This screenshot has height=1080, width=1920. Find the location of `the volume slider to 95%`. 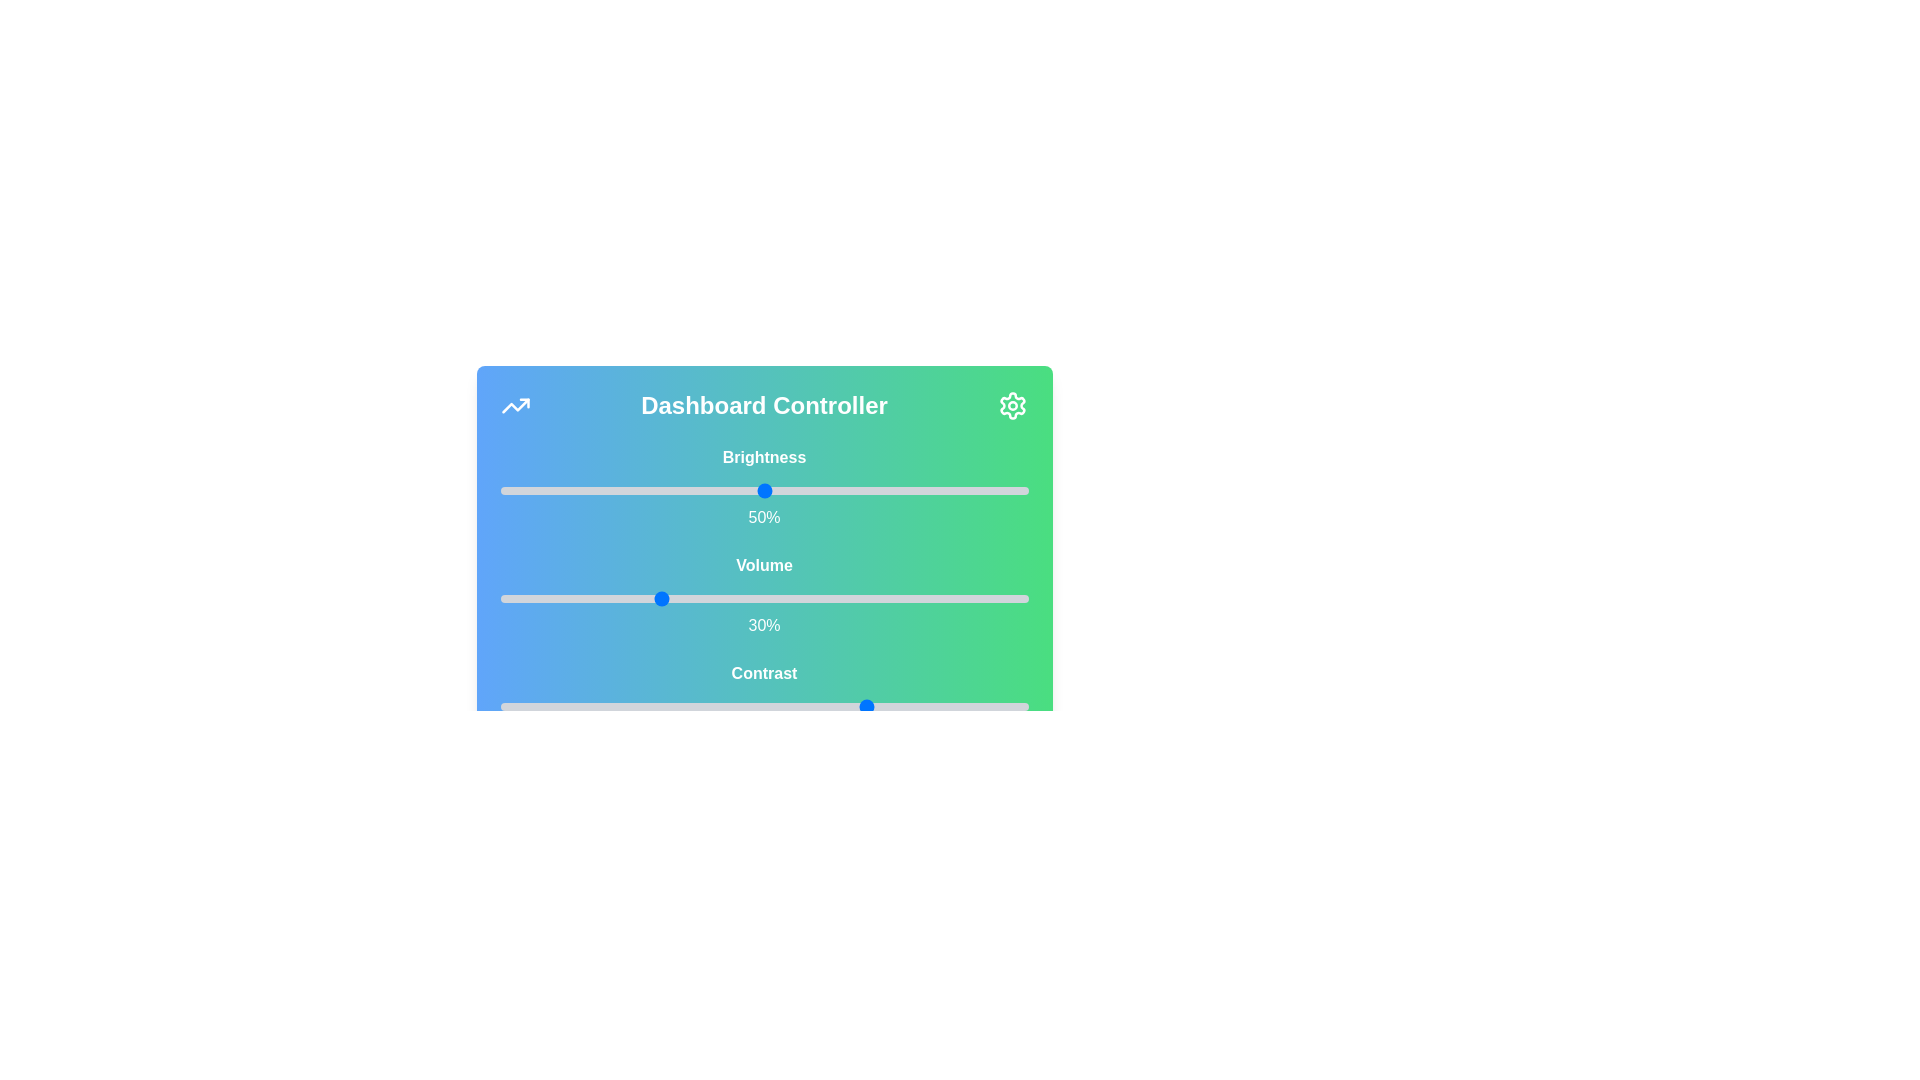

the volume slider to 95% is located at coordinates (1002, 597).